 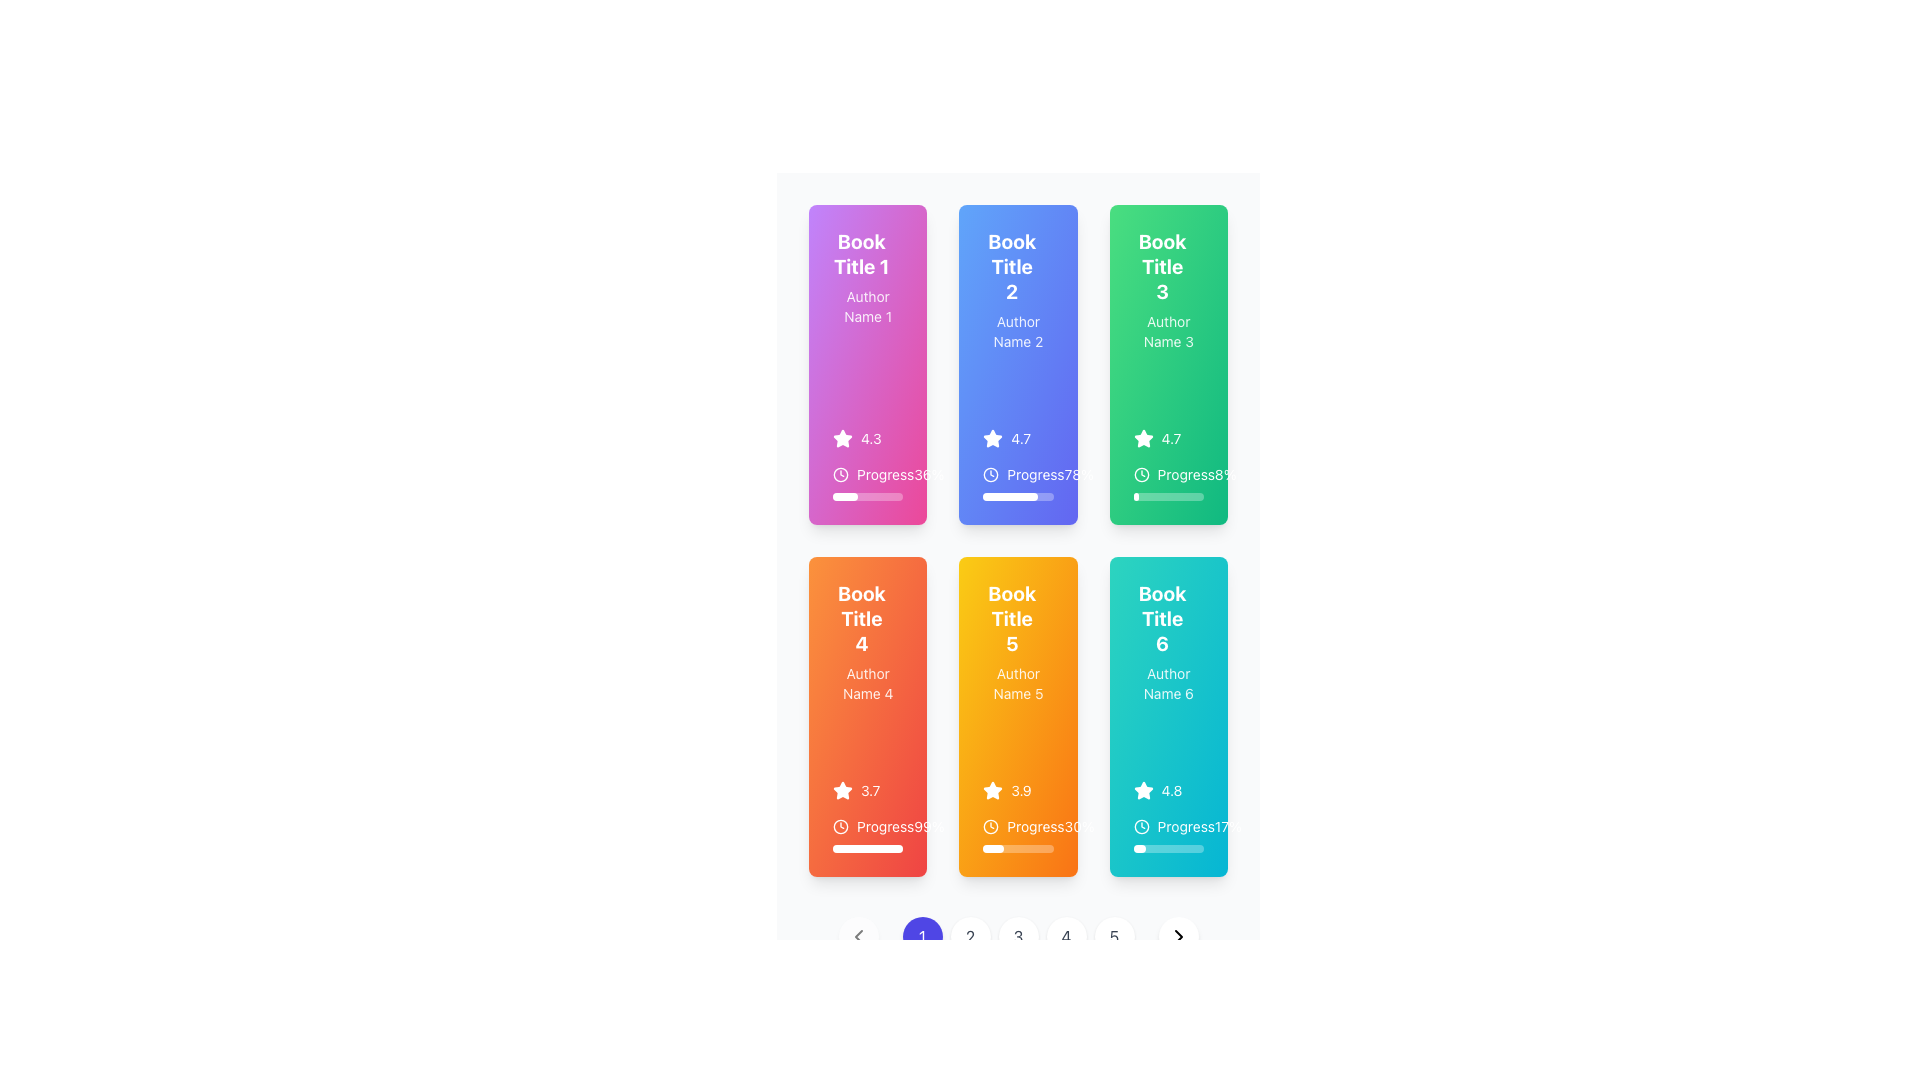 I want to click on the static text label displaying 'Book Title 2' located in the second card of the first row in the grid layout, so click(x=1018, y=270).